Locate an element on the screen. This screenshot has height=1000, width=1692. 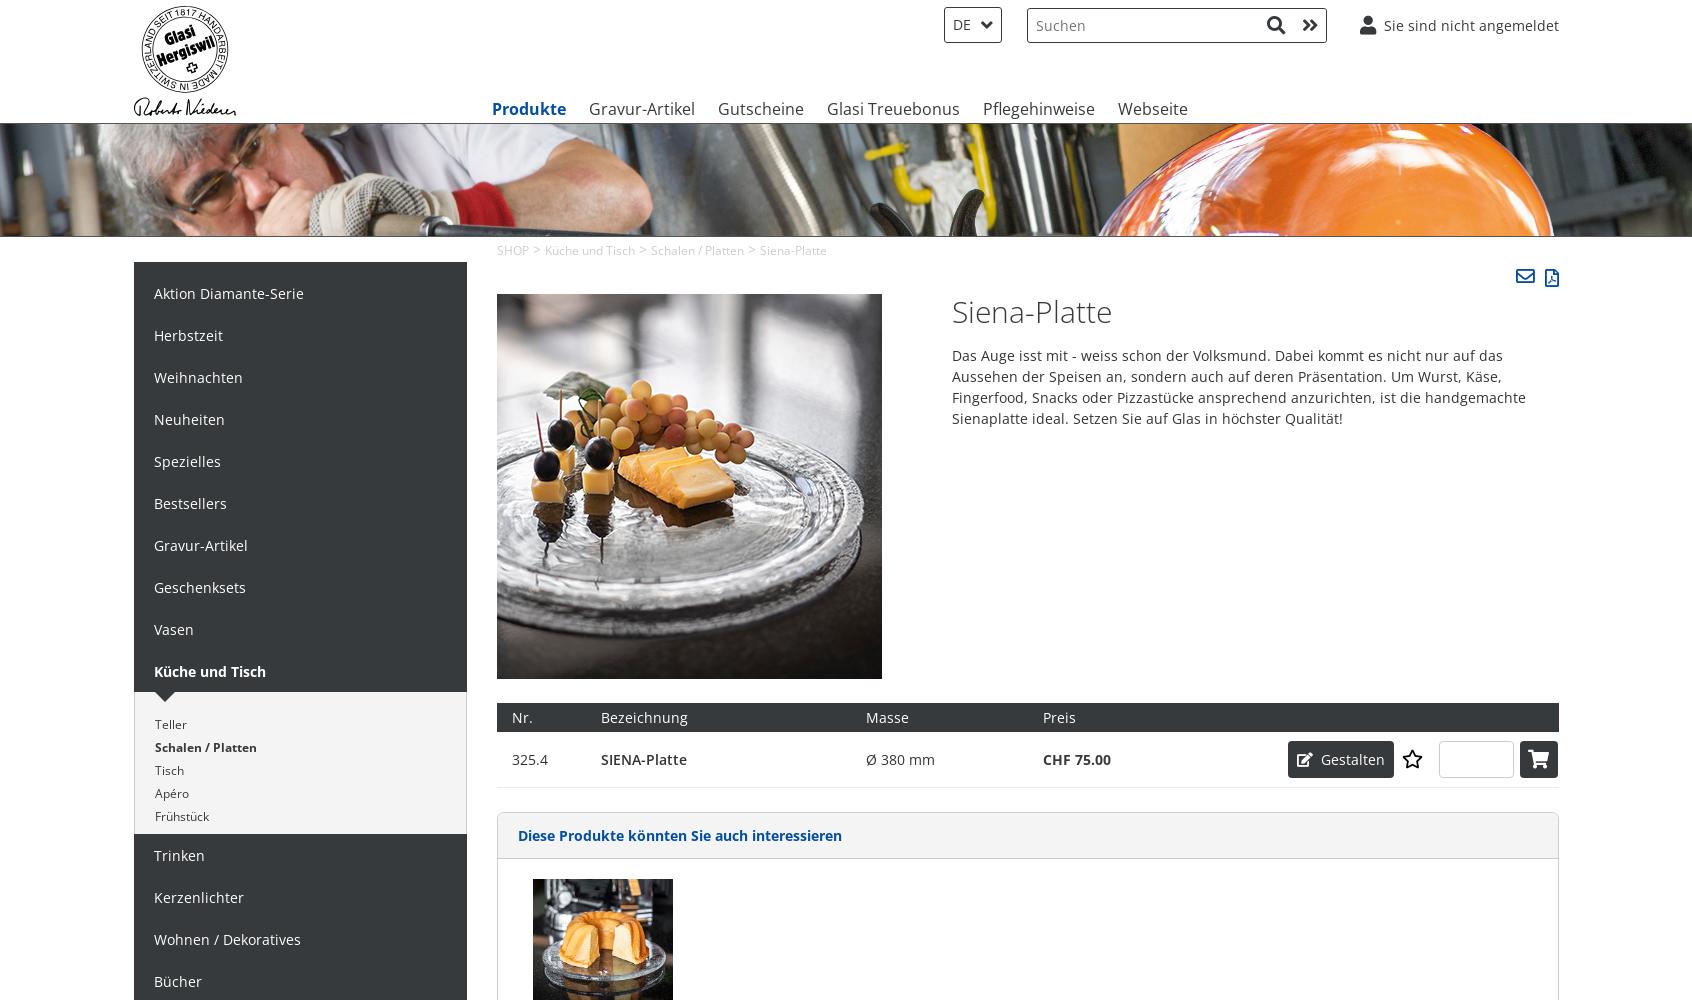
'Tisch' is located at coordinates (167, 769).